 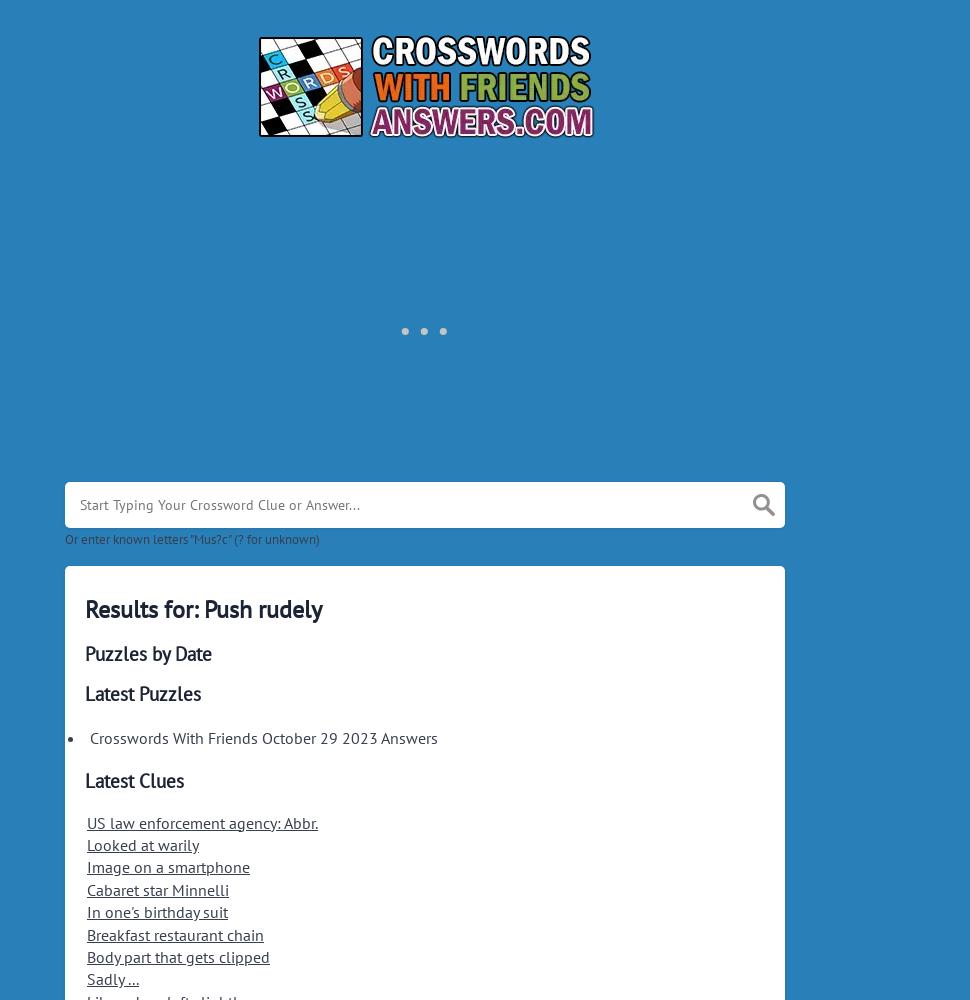 I want to click on 'In one's birthday suit', so click(x=86, y=912).